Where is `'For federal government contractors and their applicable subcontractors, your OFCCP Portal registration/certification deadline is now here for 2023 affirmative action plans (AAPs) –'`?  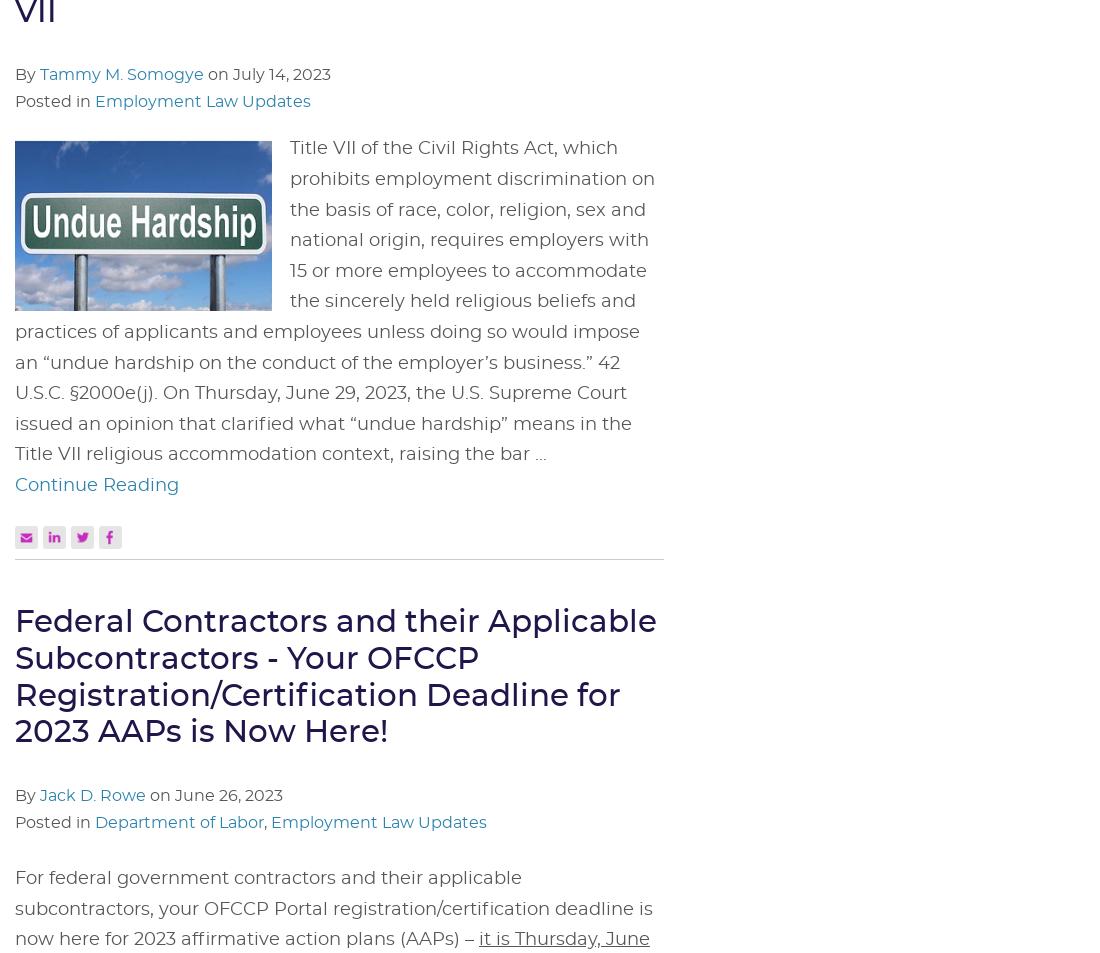
'For federal government contractors and their applicable subcontractors, your OFCCP Portal registration/certification deadline is now here for 2023 affirmative action plans (AAPs) –' is located at coordinates (332, 908).